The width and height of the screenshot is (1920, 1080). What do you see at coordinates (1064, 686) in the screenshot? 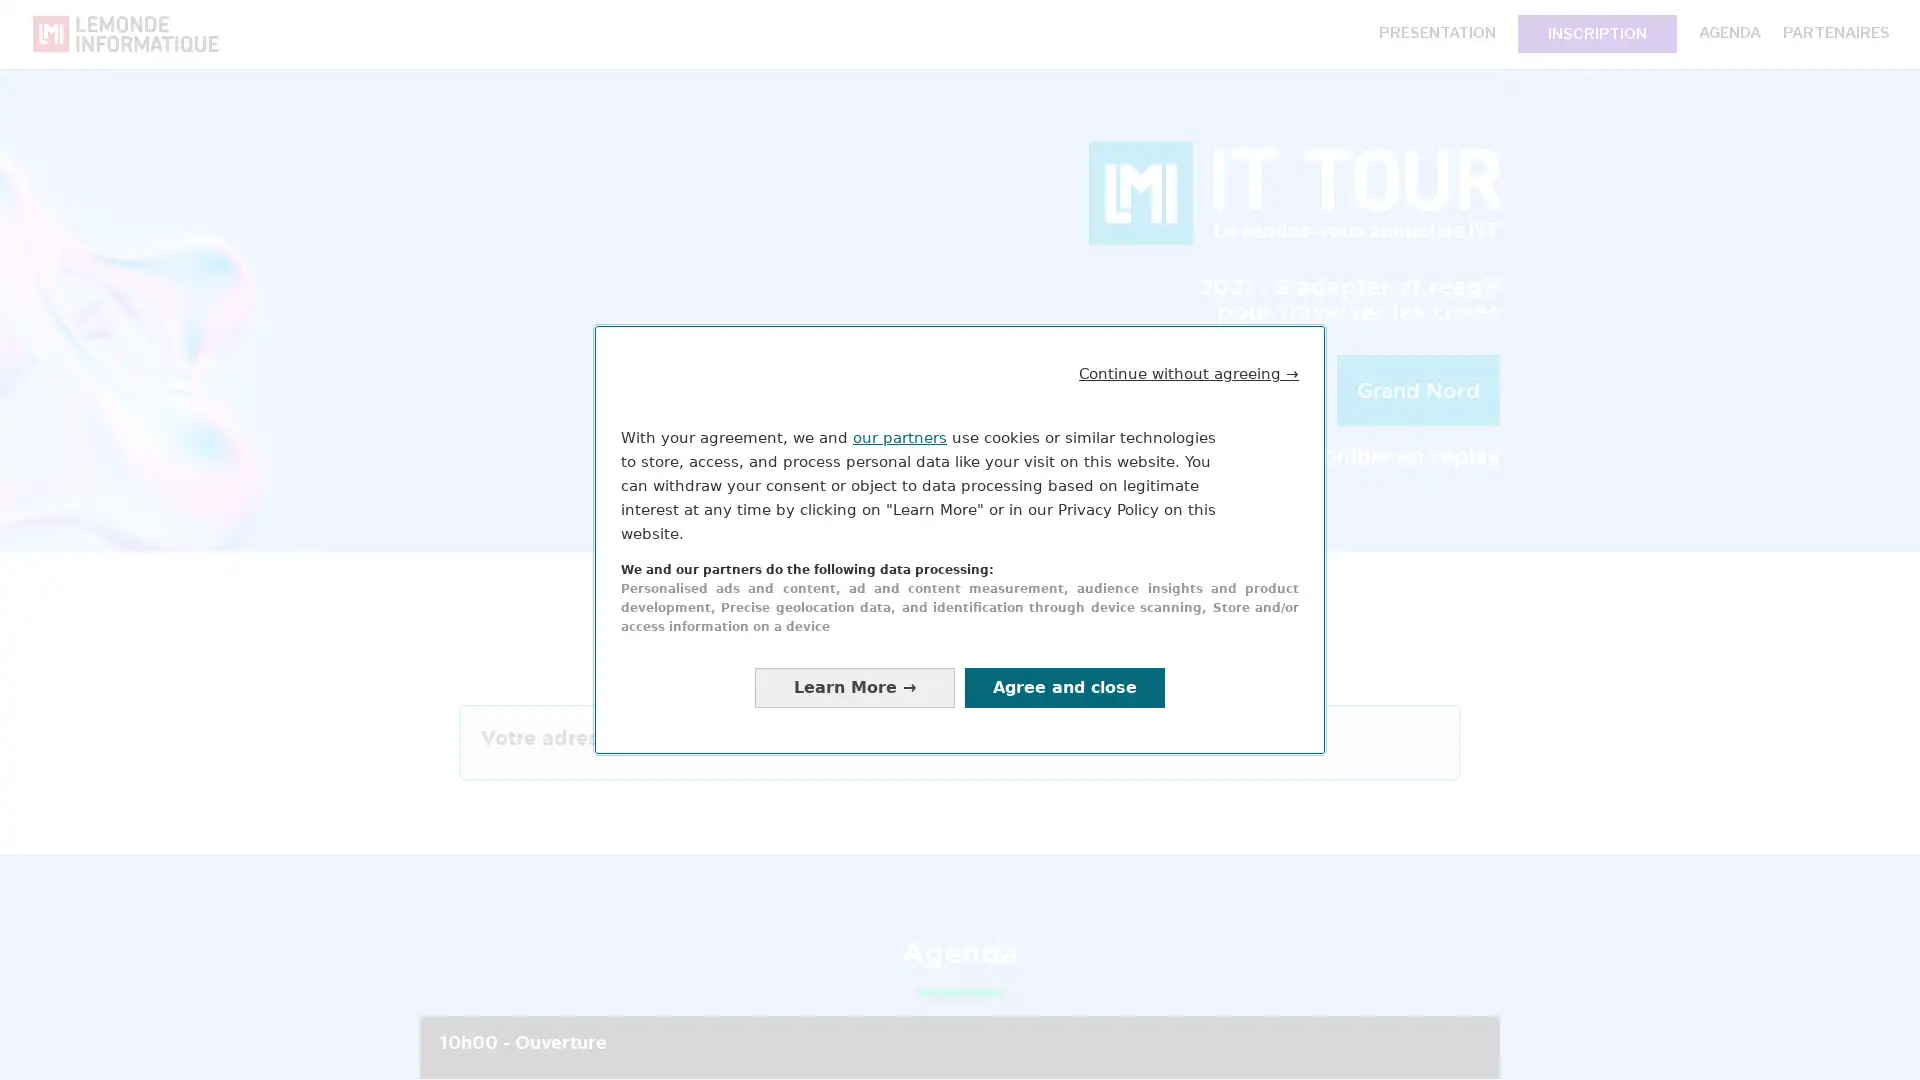
I see `Agree to our data processing and close` at bounding box center [1064, 686].